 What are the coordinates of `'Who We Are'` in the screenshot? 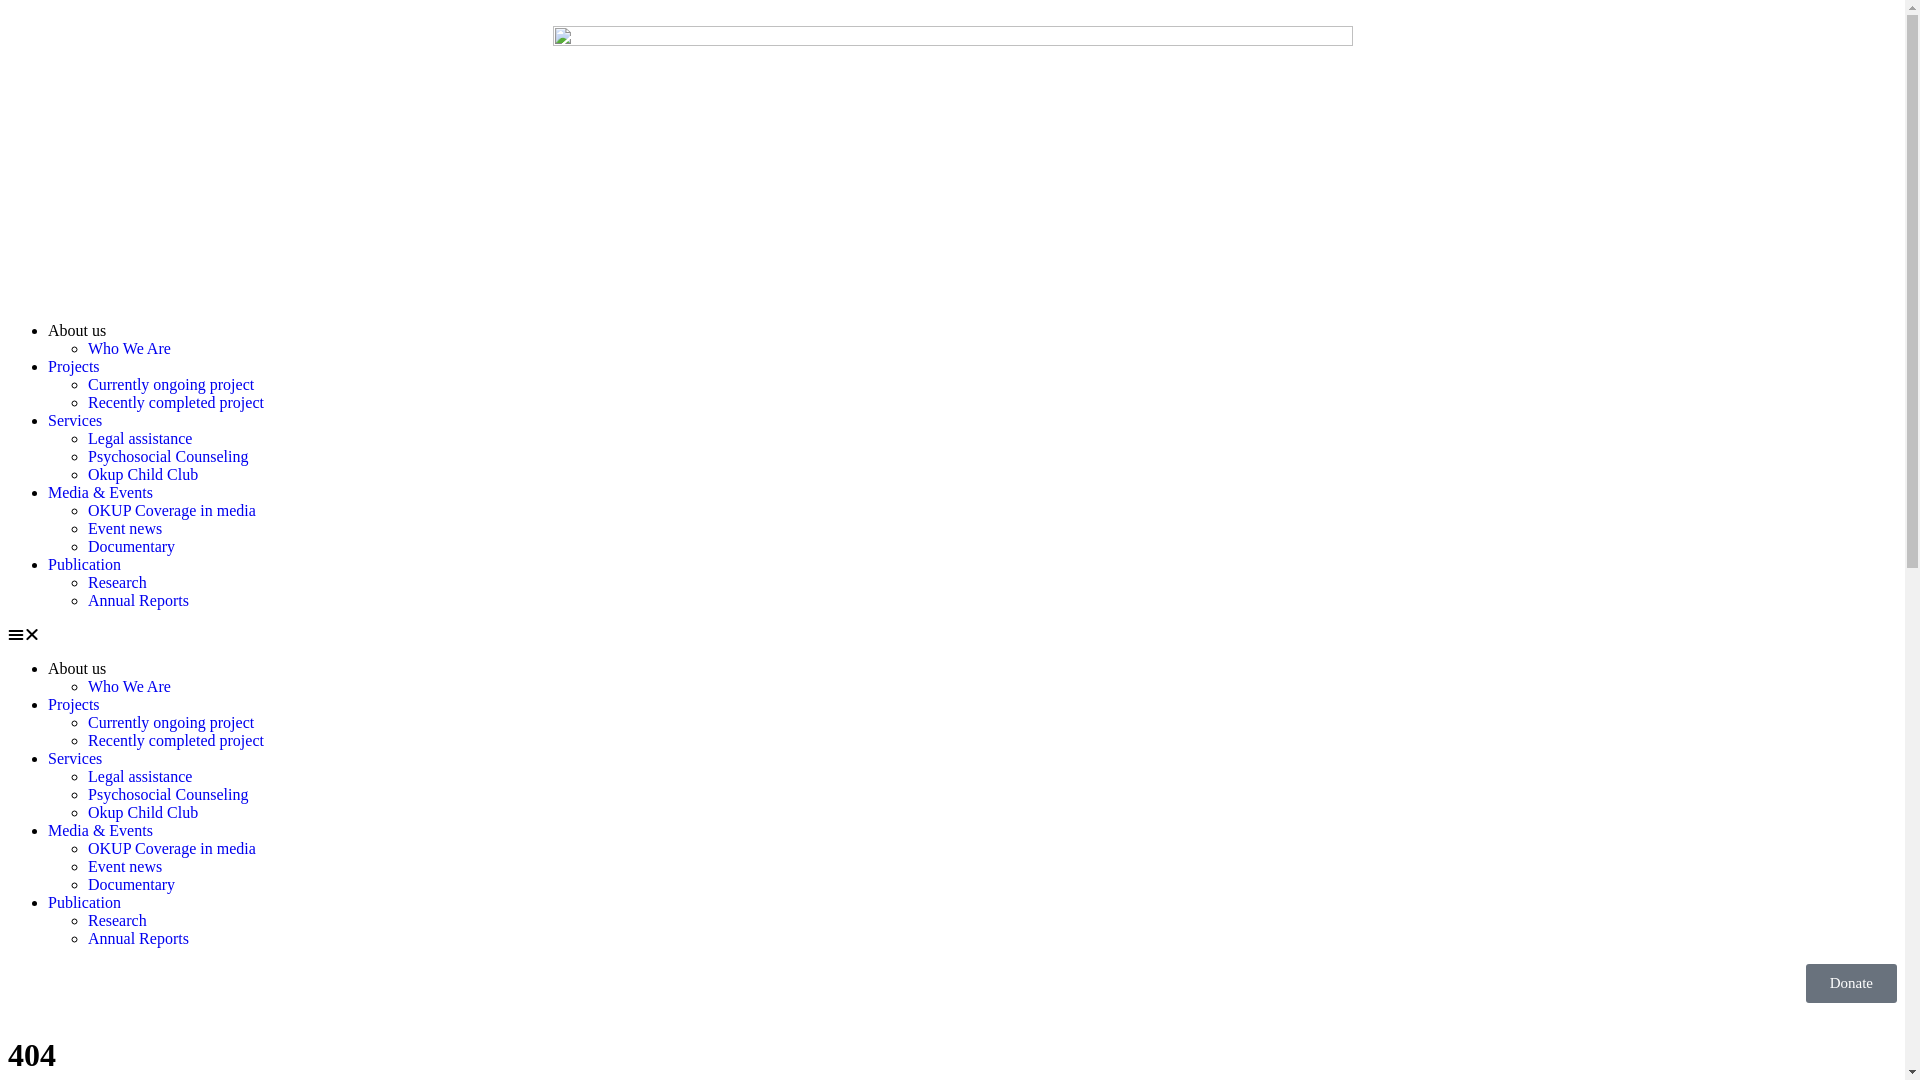 It's located at (128, 347).